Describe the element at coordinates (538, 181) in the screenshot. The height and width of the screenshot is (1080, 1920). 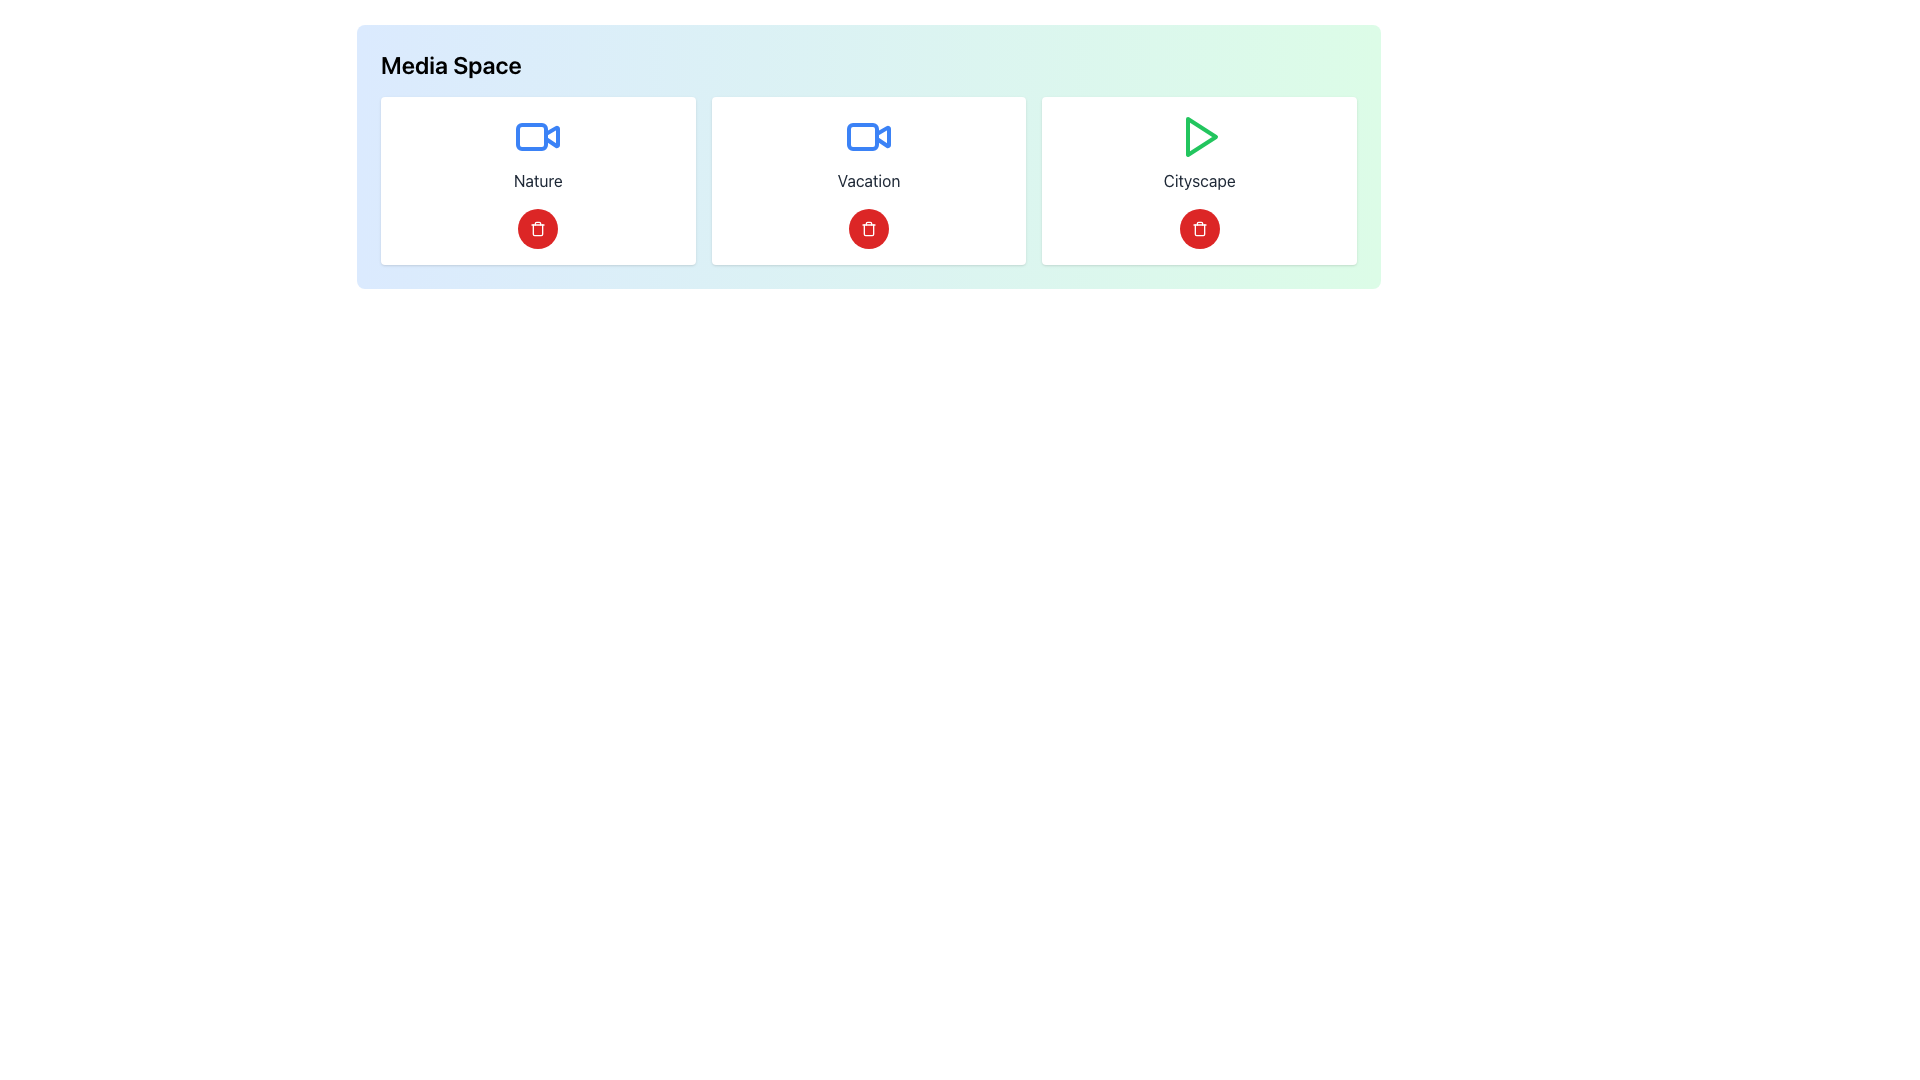
I see `the text label displaying 'Nature', located in the first card of the grid, positioned below the video icon and above the red circular button with a trash icon` at that location.